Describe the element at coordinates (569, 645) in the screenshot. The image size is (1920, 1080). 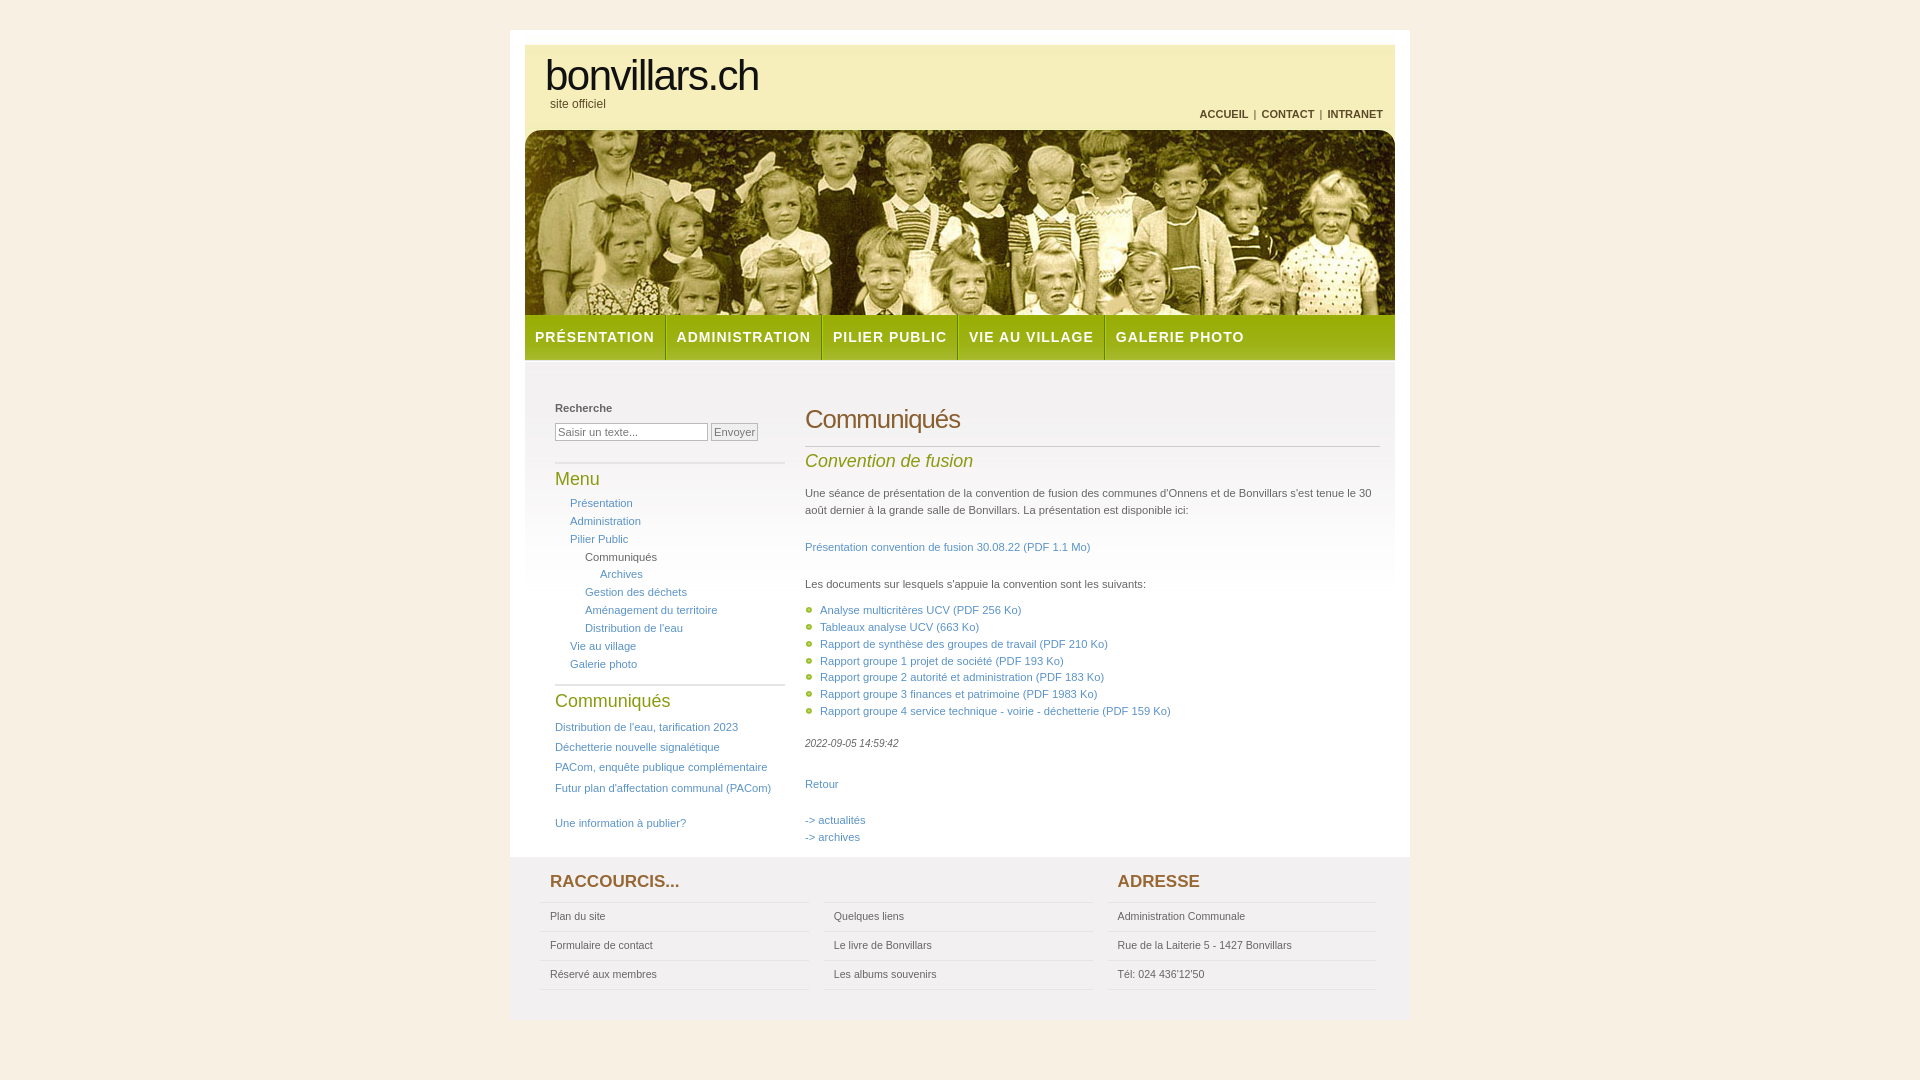
I see `'Vie au village'` at that location.